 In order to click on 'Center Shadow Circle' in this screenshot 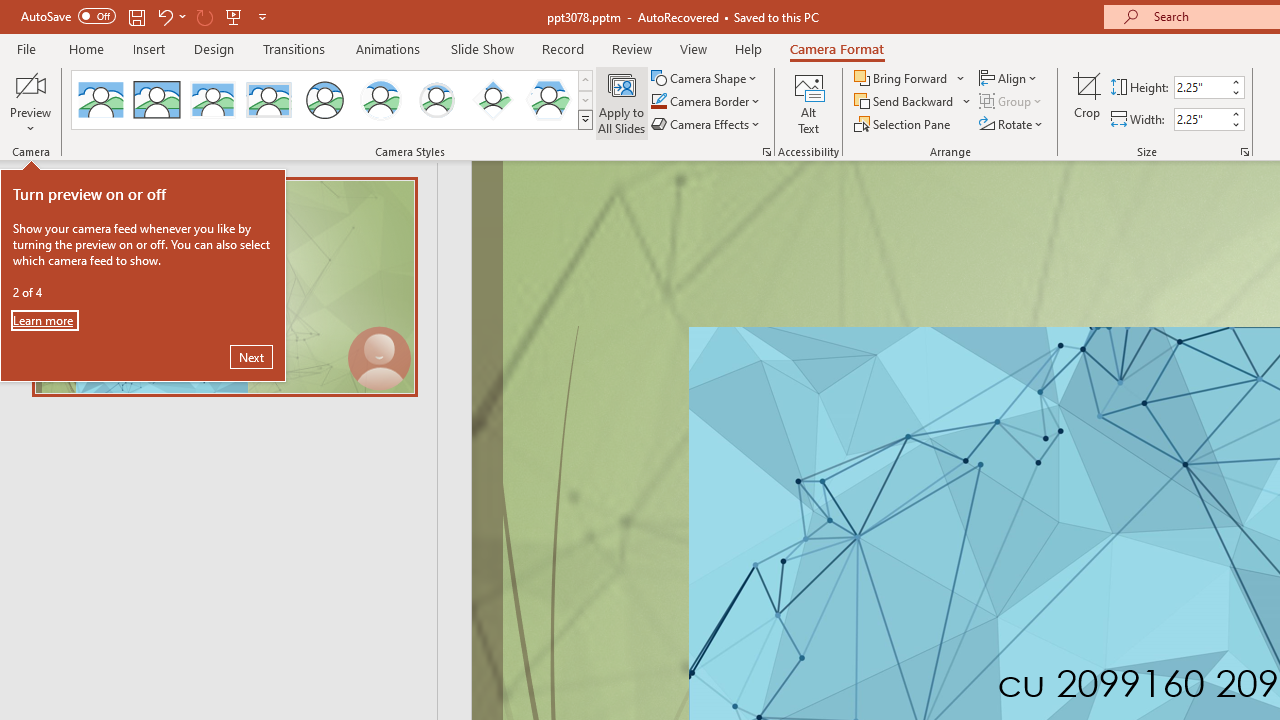, I will do `click(381, 100)`.